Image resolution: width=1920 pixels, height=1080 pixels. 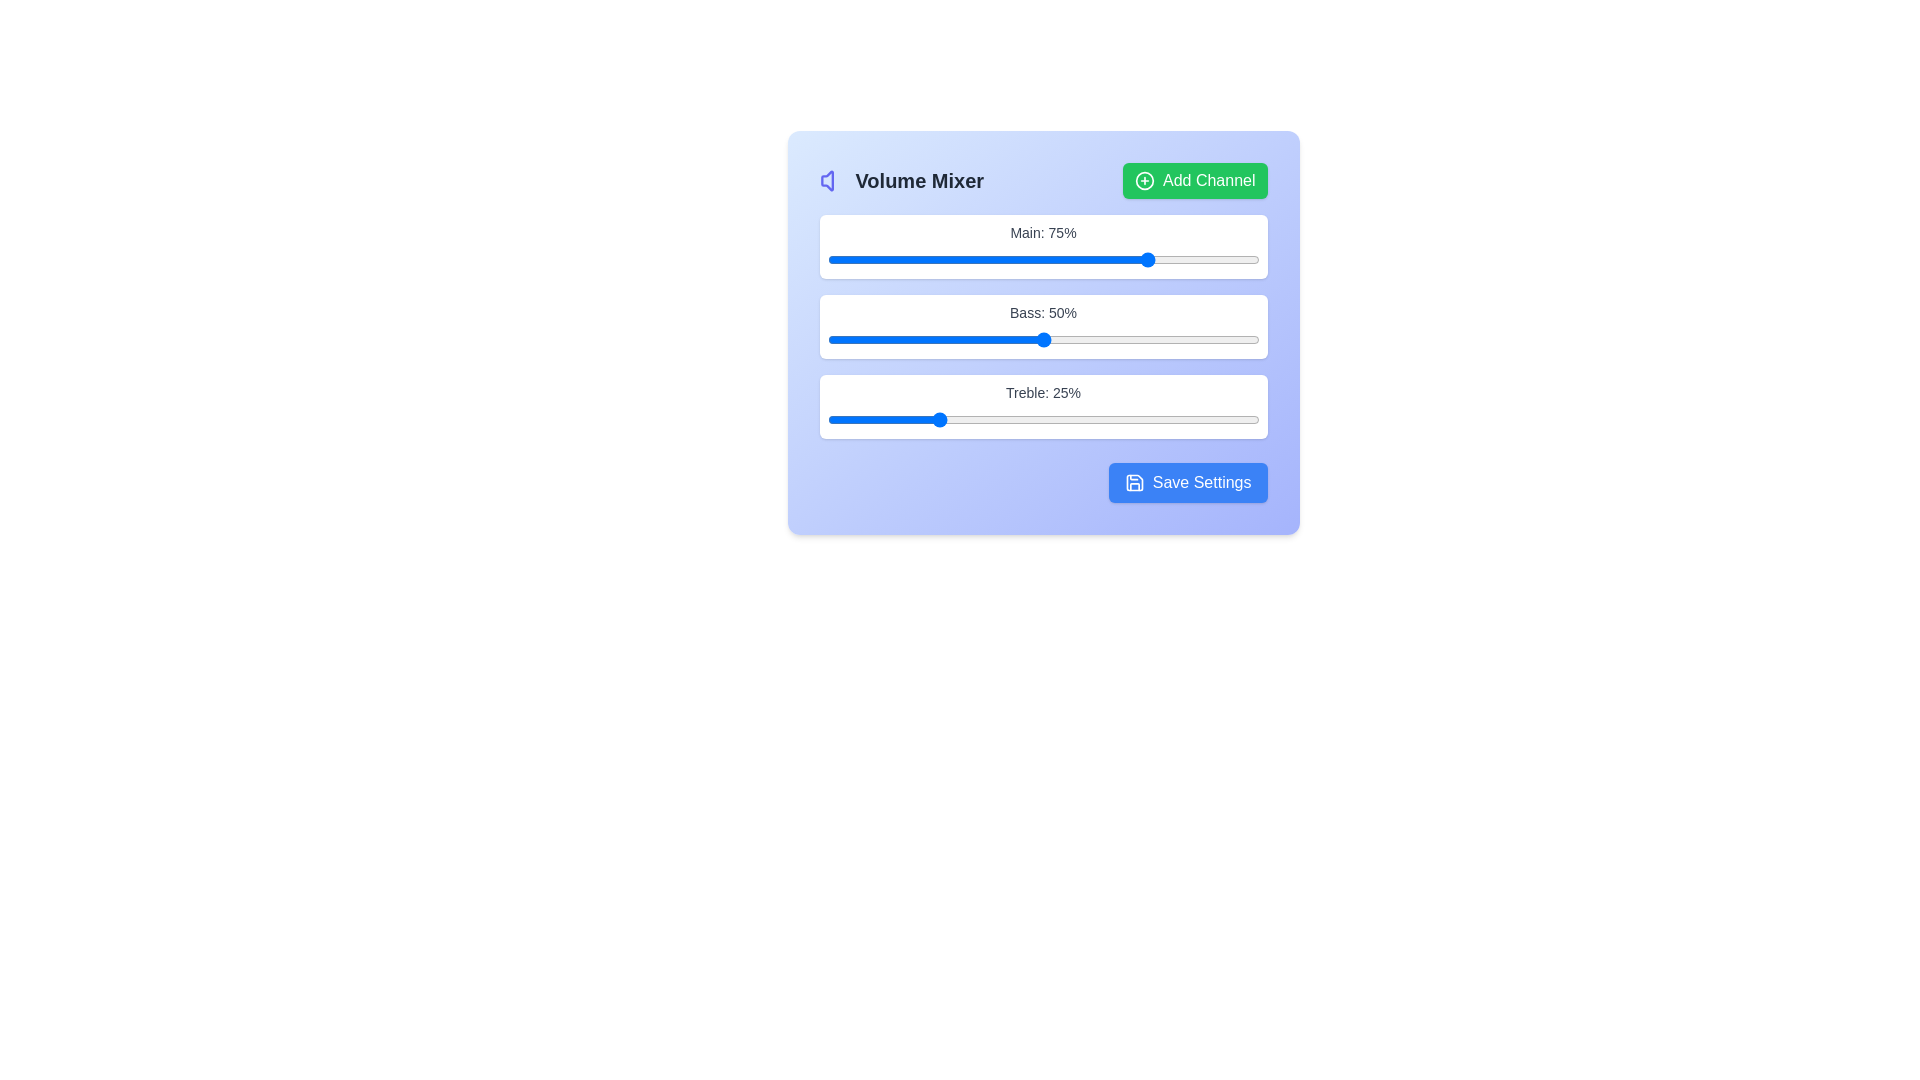 What do you see at coordinates (1144, 181) in the screenshot?
I see `the 'Add Channel' button by clicking on its associated icon located on the top right of the content area` at bounding box center [1144, 181].